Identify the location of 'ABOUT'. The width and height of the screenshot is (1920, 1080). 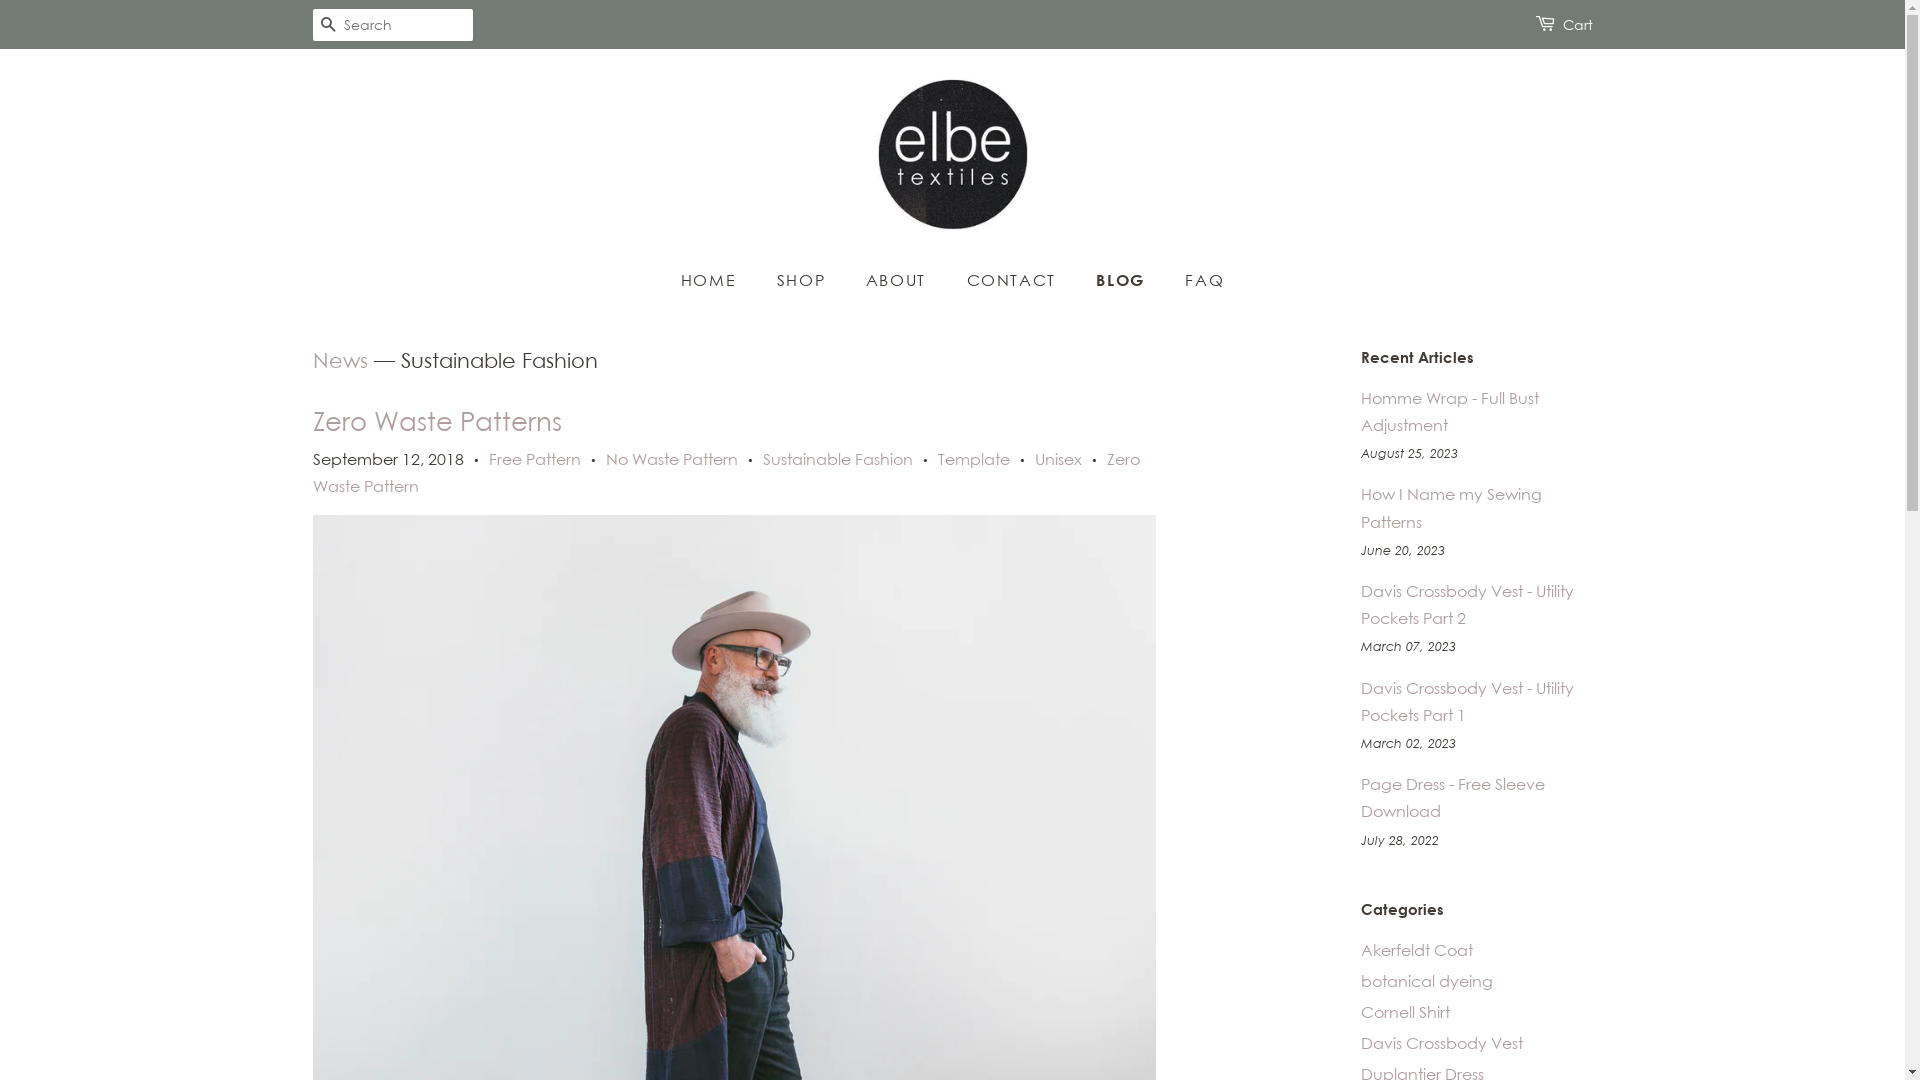
(897, 280).